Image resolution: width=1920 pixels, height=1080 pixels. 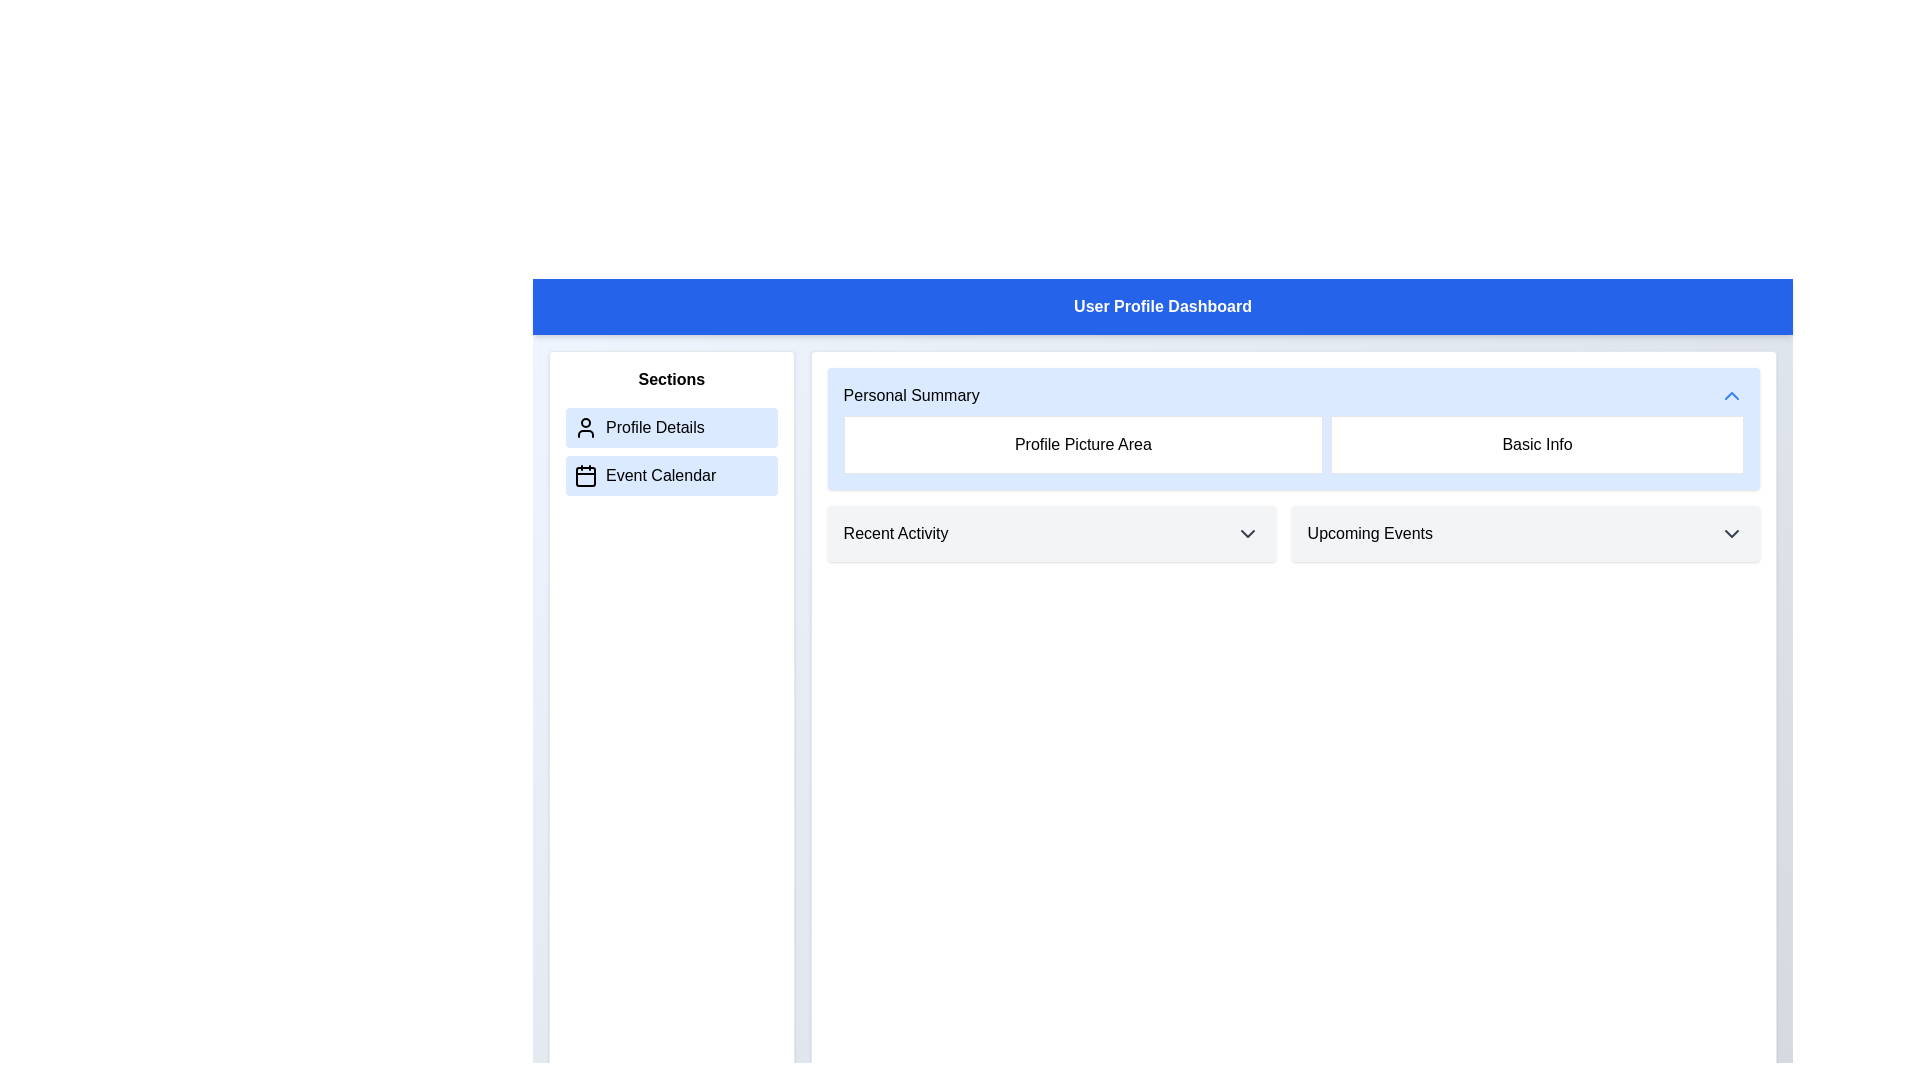 I want to click on the header titled 'User Profile Dashboard' which has a strong blue background and spans the entire width of the interface, so click(x=1162, y=307).